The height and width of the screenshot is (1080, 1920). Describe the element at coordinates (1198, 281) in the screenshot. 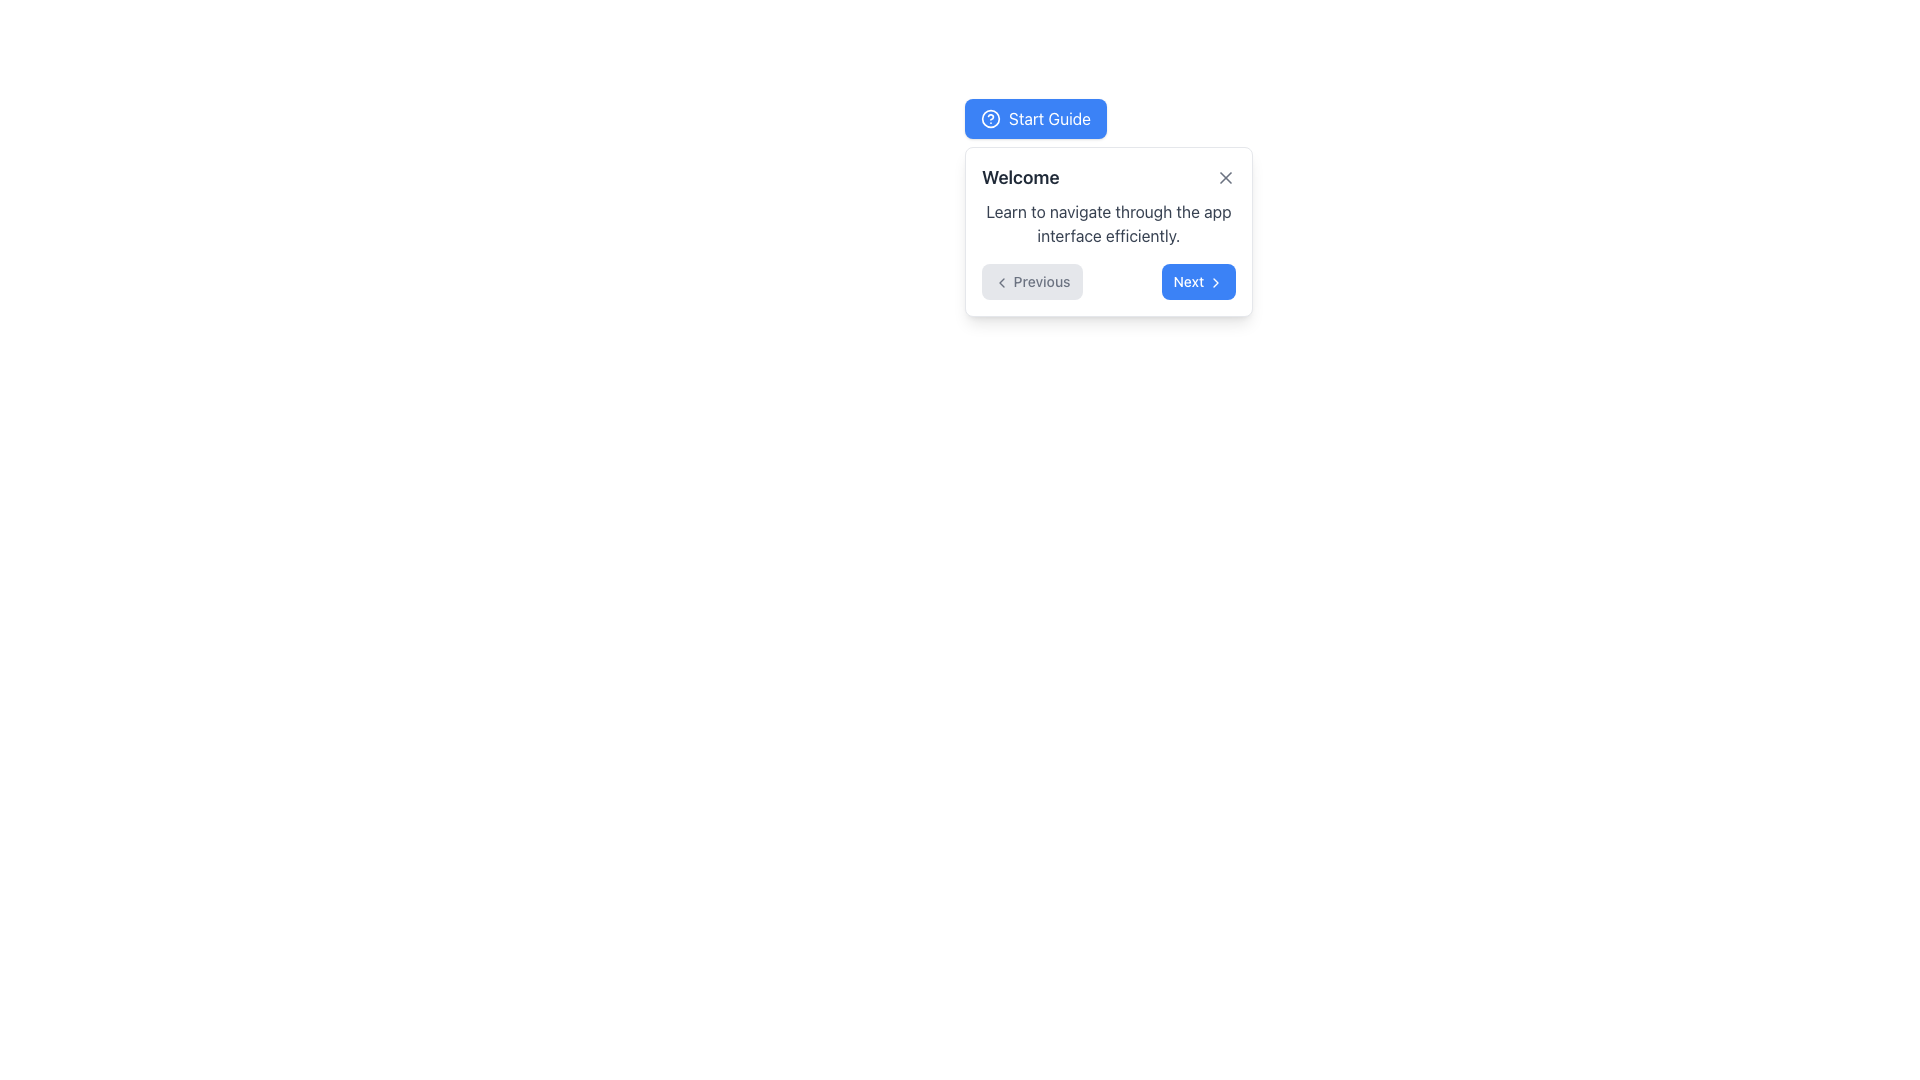

I see `the blue rectangular button labeled 'Next' with a chevron pointing right` at that location.